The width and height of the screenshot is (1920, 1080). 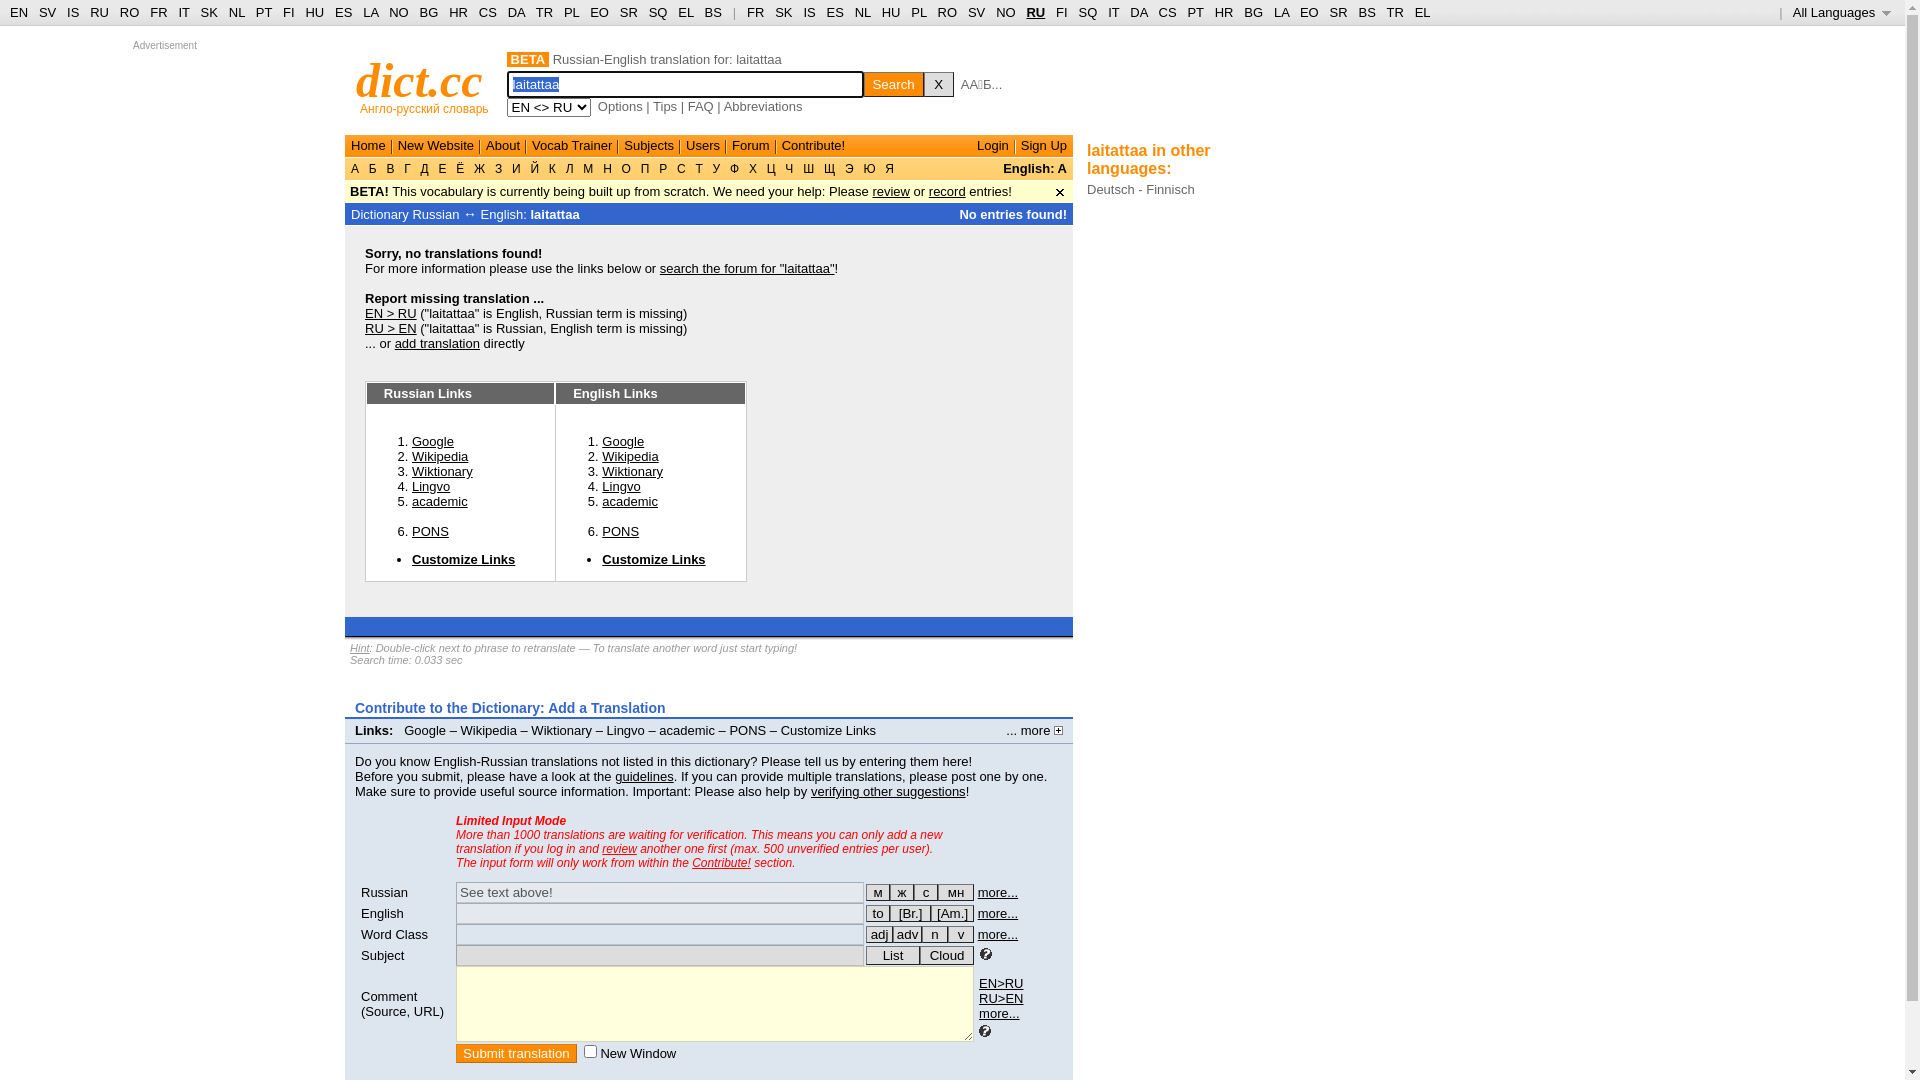 What do you see at coordinates (1166, 12) in the screenshot?
I see `'CS'` at bounding box center [1166, 12].